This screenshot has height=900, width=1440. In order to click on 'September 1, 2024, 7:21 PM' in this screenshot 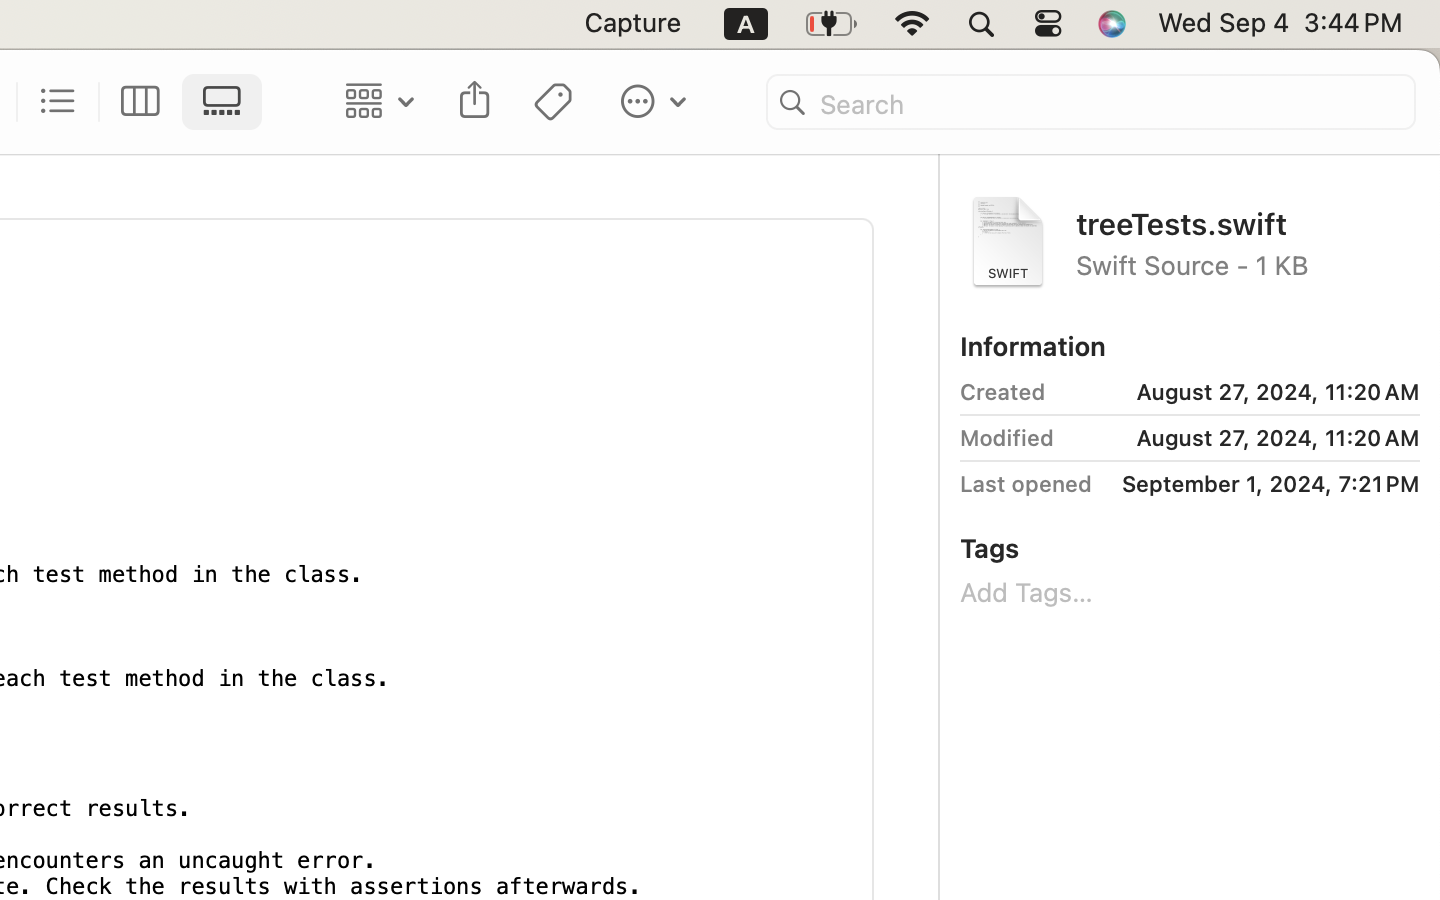, I will do `click(1263, 483)`.